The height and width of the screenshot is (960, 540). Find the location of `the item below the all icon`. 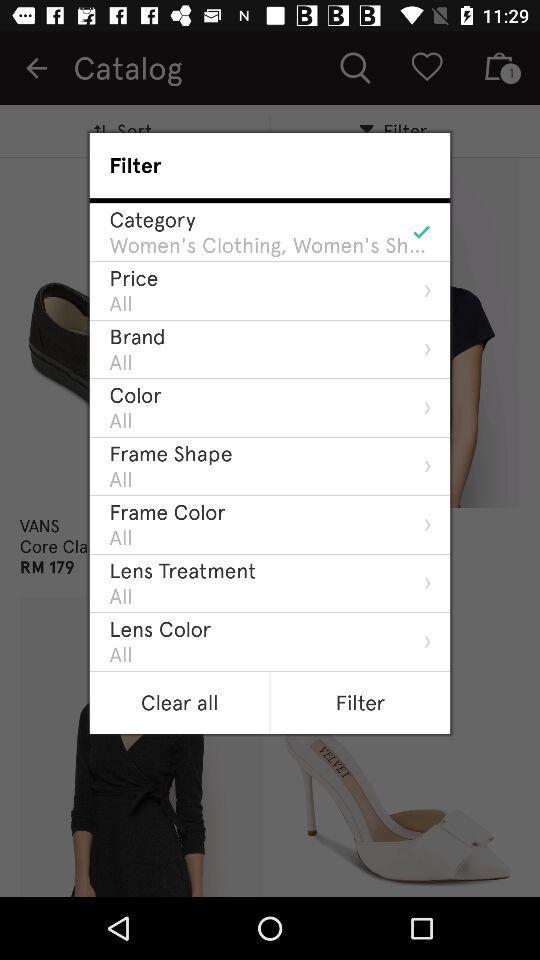

the item below the all icon is located at coordinates (171, 453).